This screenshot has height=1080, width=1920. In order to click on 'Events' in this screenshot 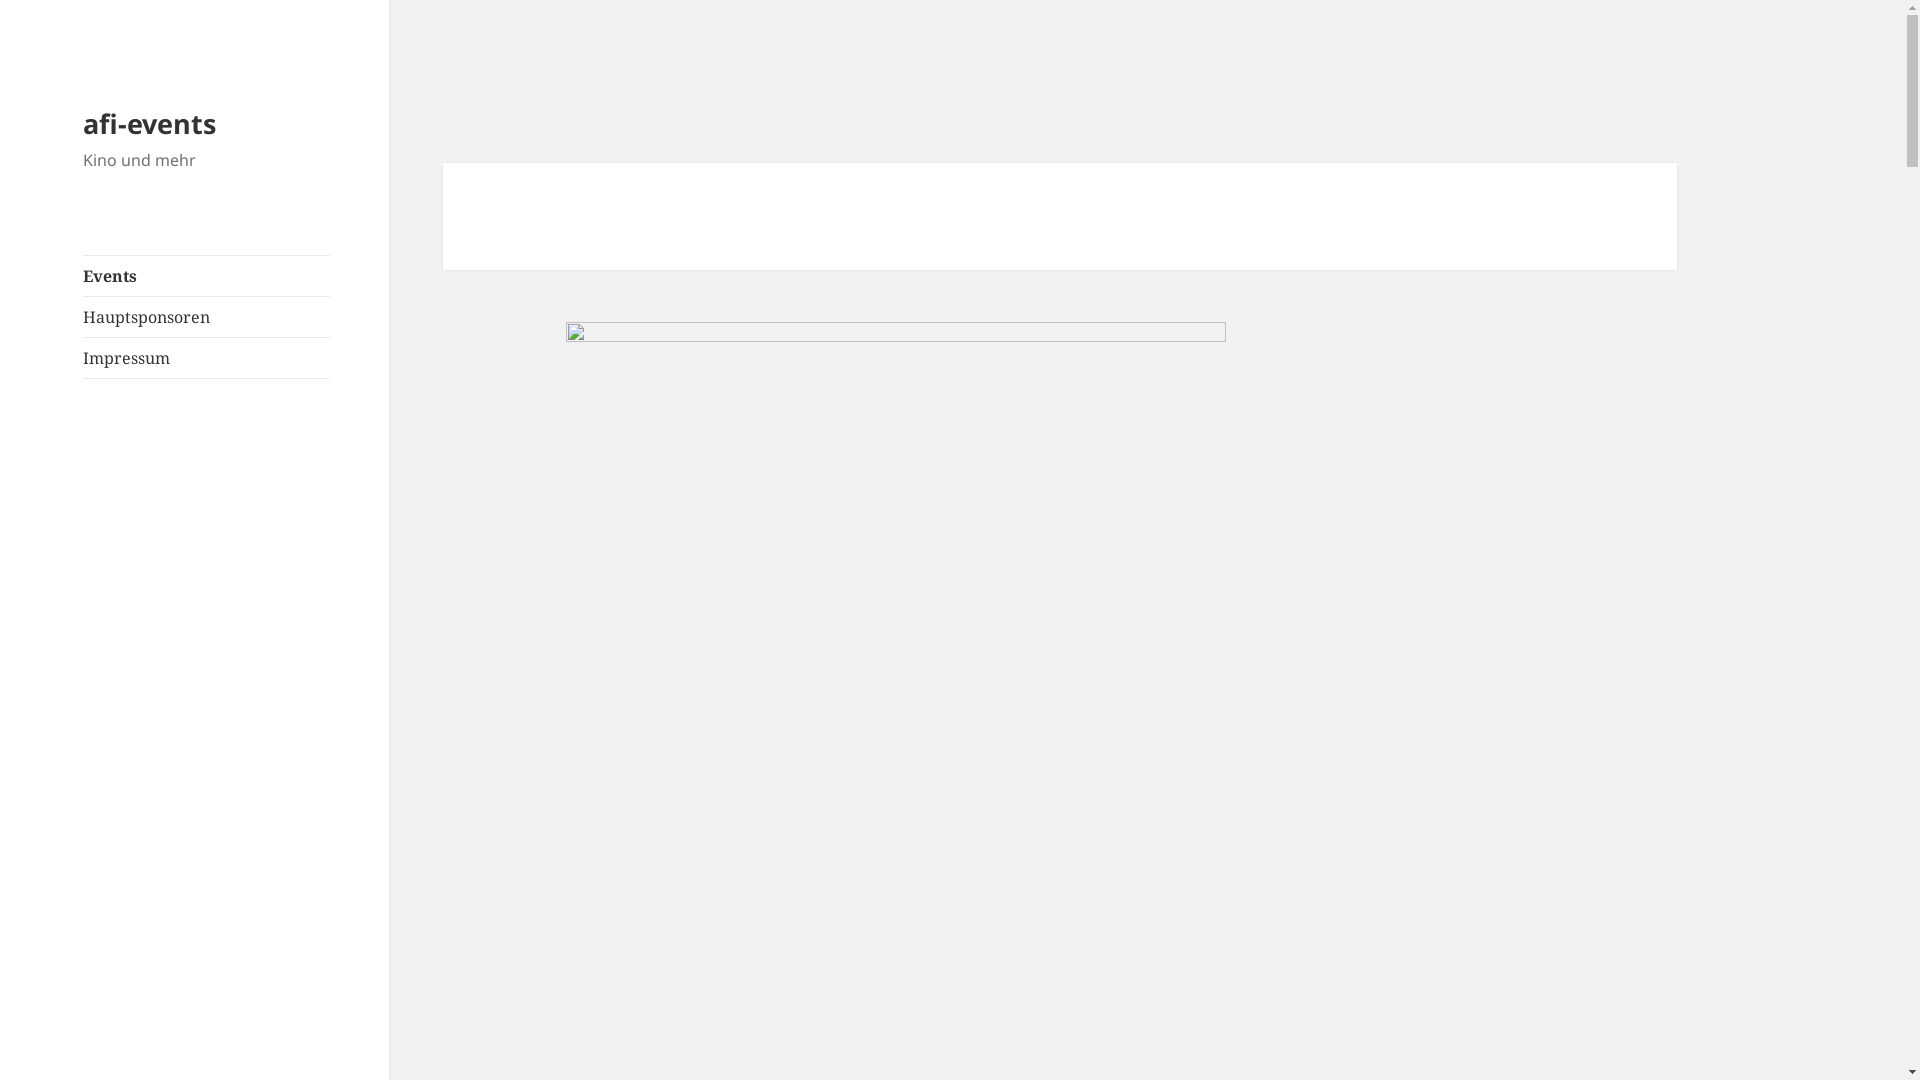, I will do `click(206, 276)`.